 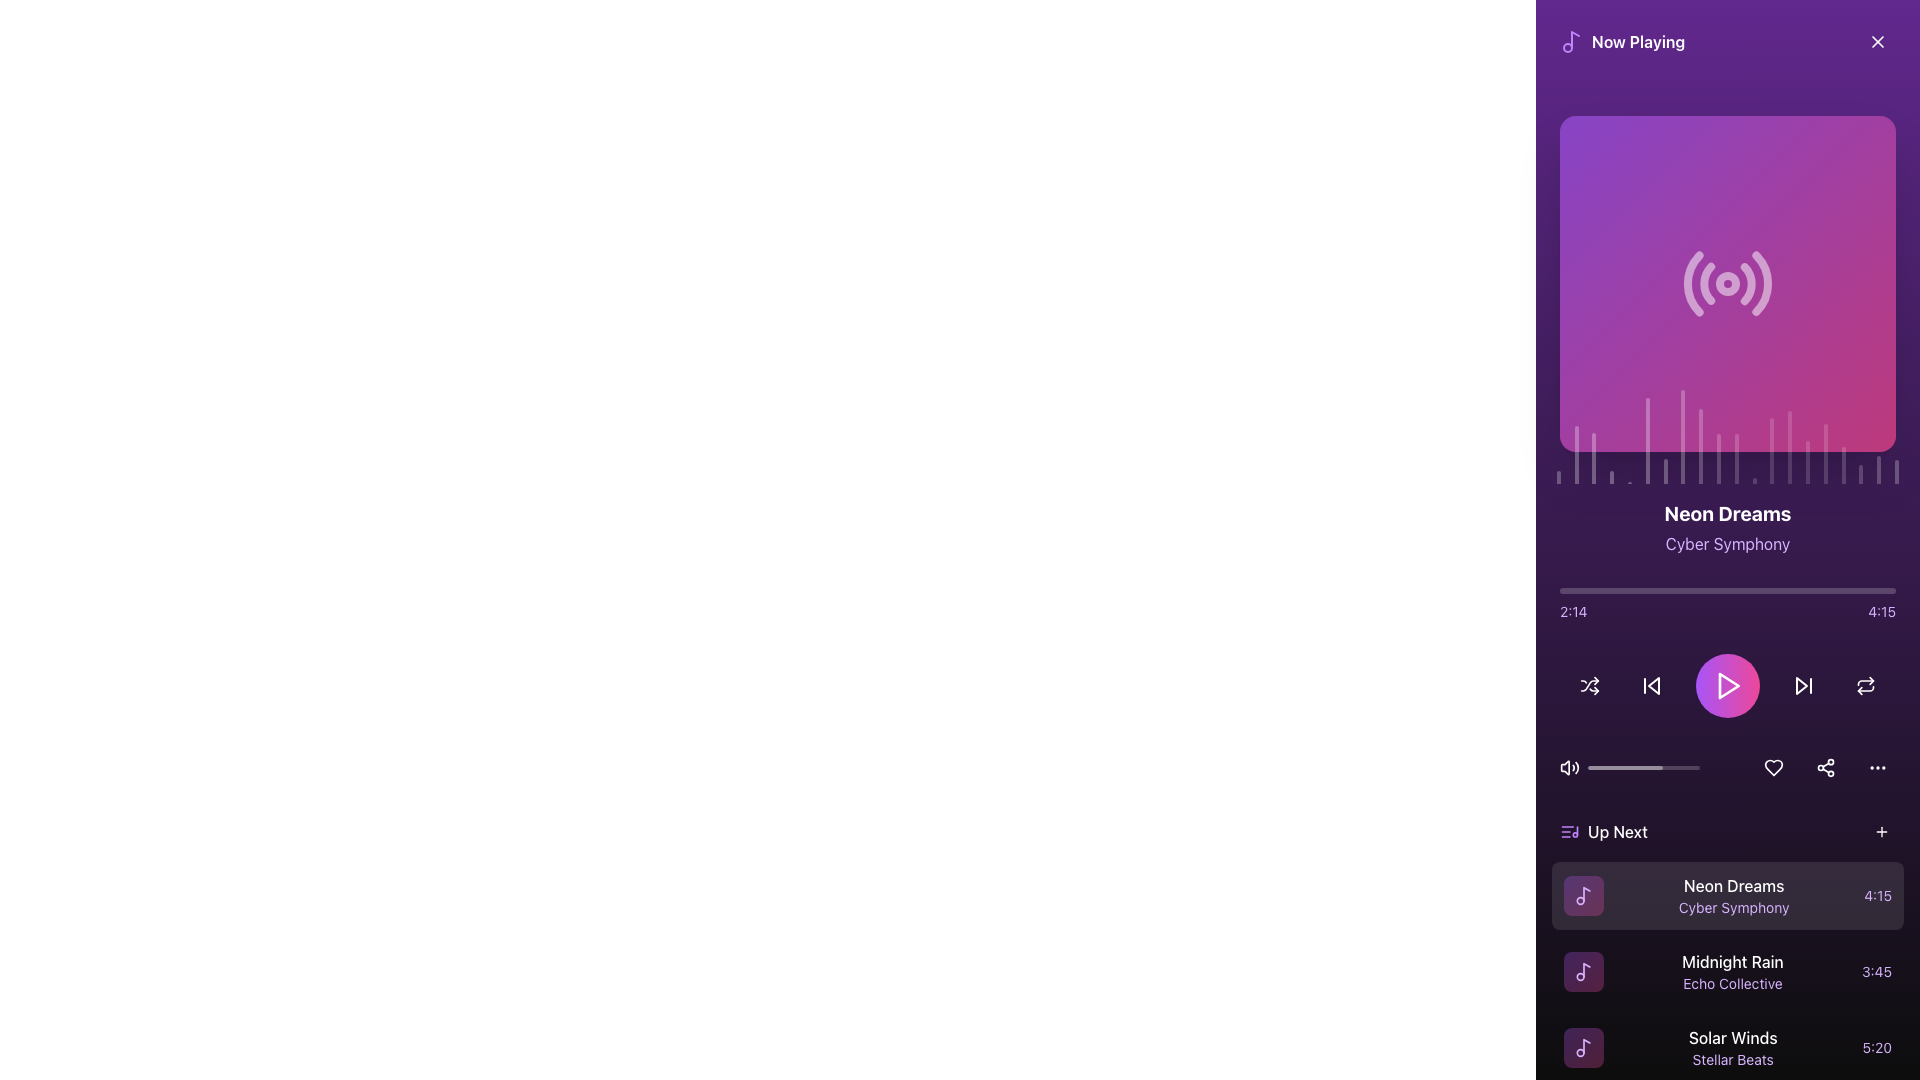 What do you see at coordinates (1730, 589) in the screenshot?
I see `progress` at bounding box center [1730, 589].